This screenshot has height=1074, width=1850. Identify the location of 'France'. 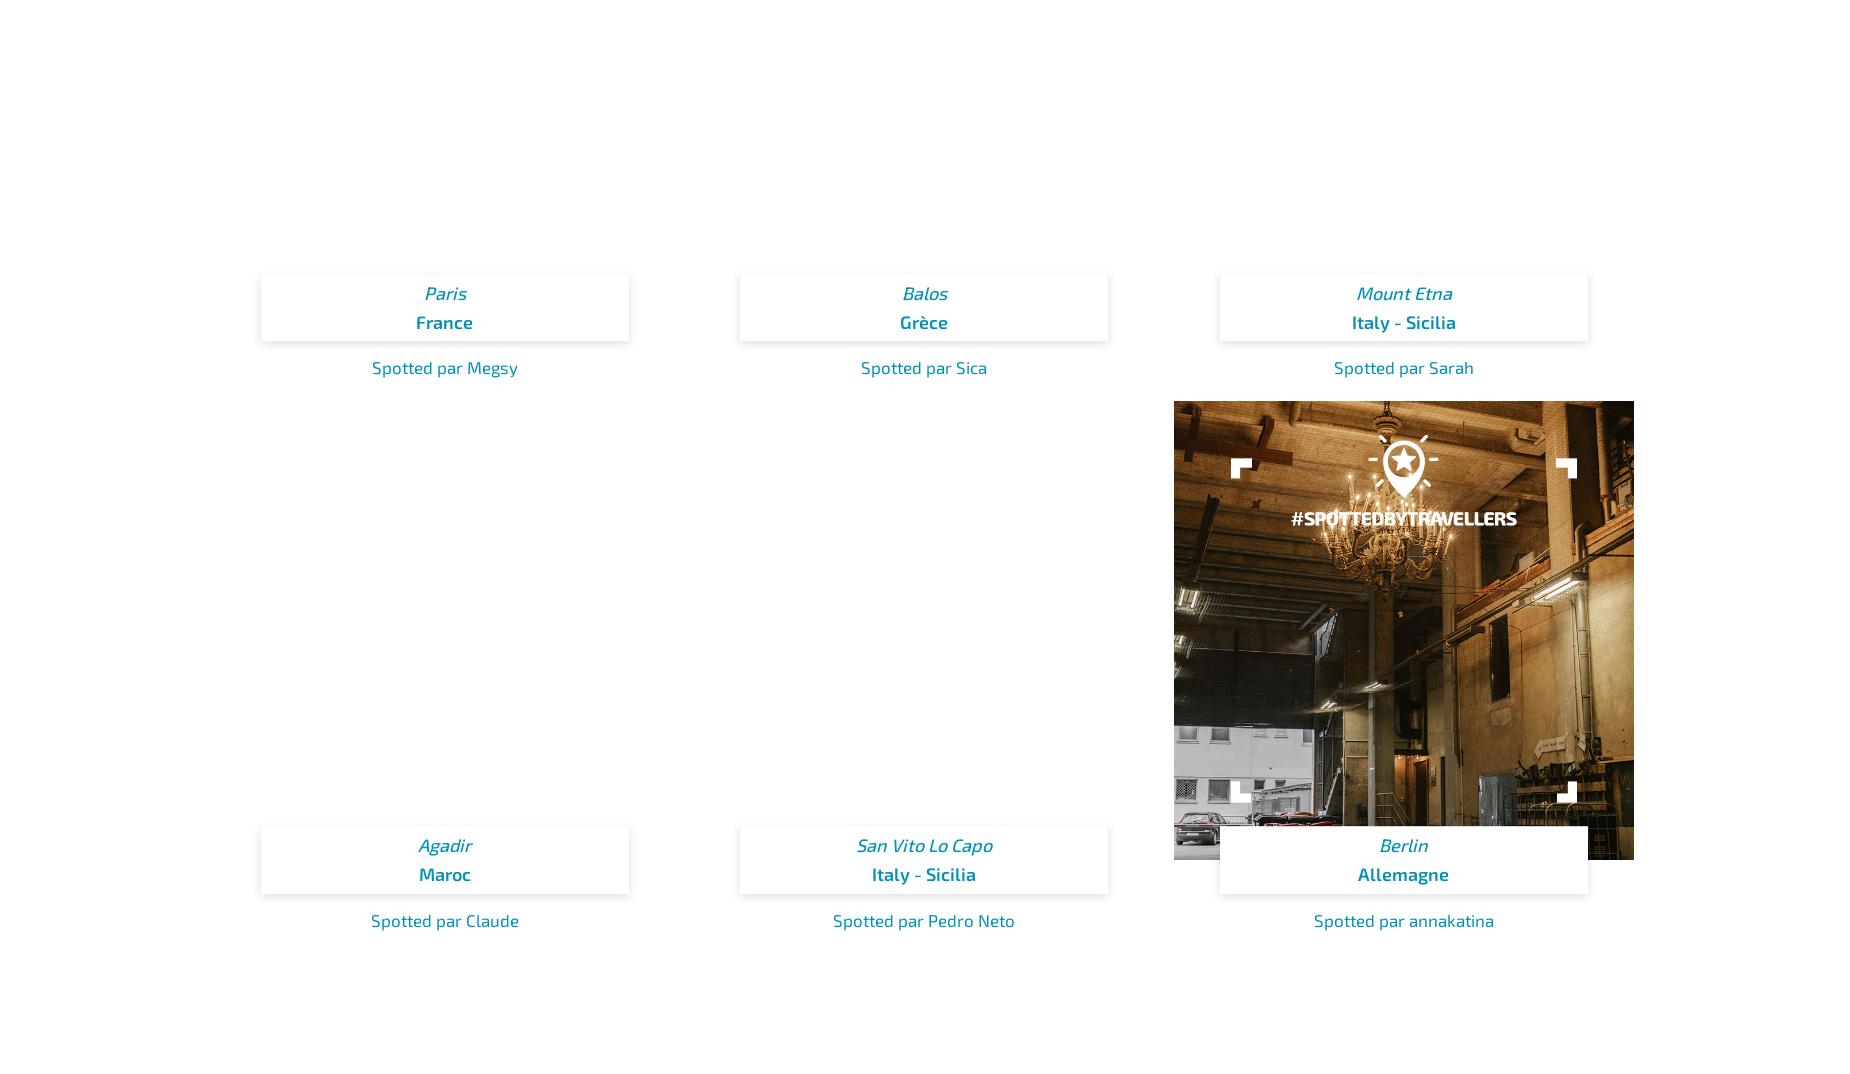
(443, 321).